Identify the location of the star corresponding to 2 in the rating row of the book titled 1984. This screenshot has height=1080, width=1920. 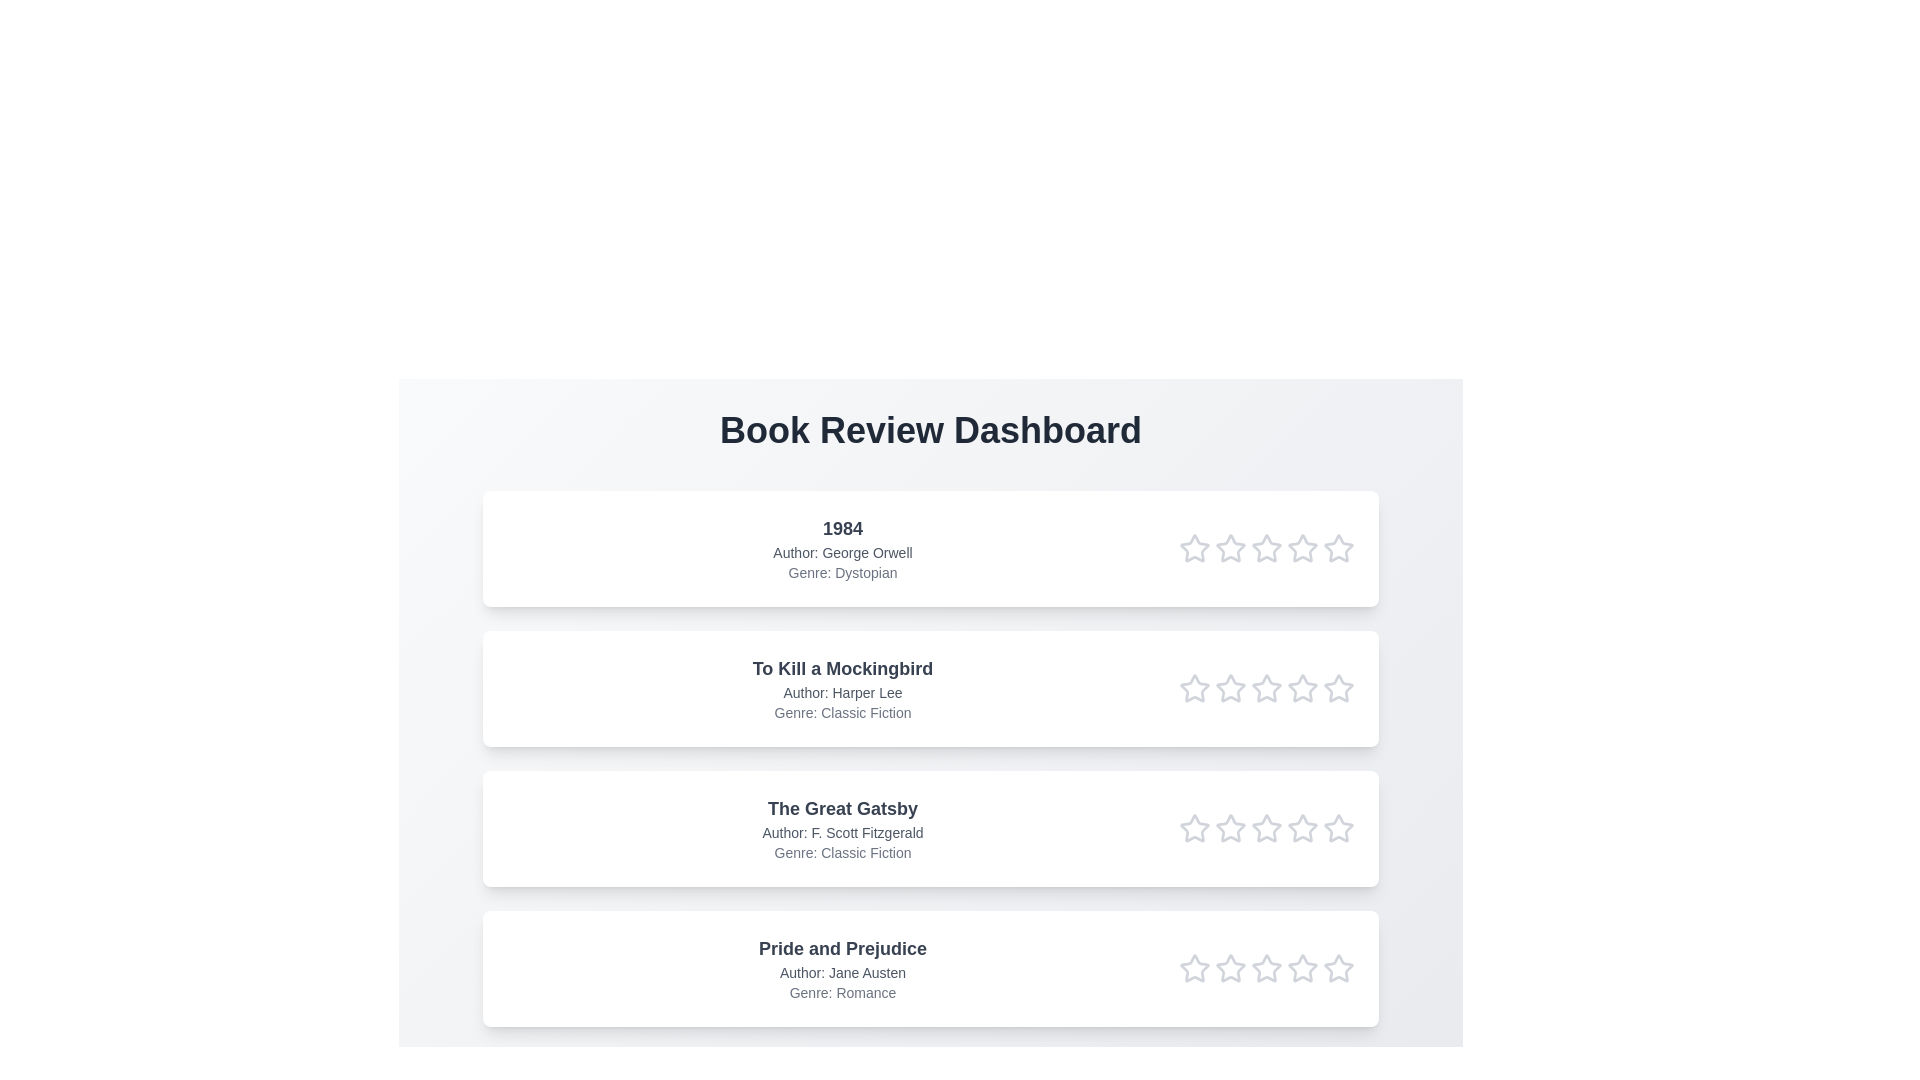
(1229, 548).